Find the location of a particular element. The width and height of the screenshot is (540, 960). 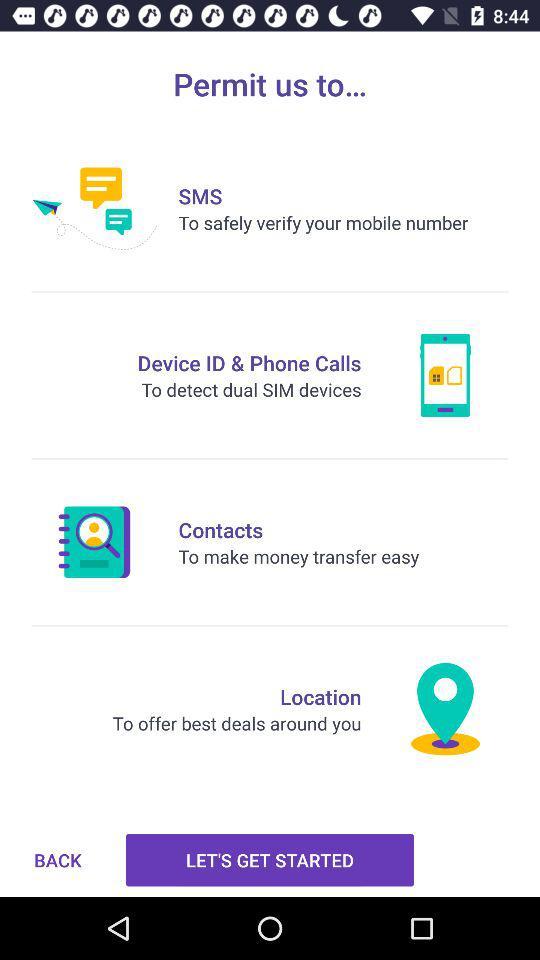

the icon to the right of back is located at coordinates (270, 859).